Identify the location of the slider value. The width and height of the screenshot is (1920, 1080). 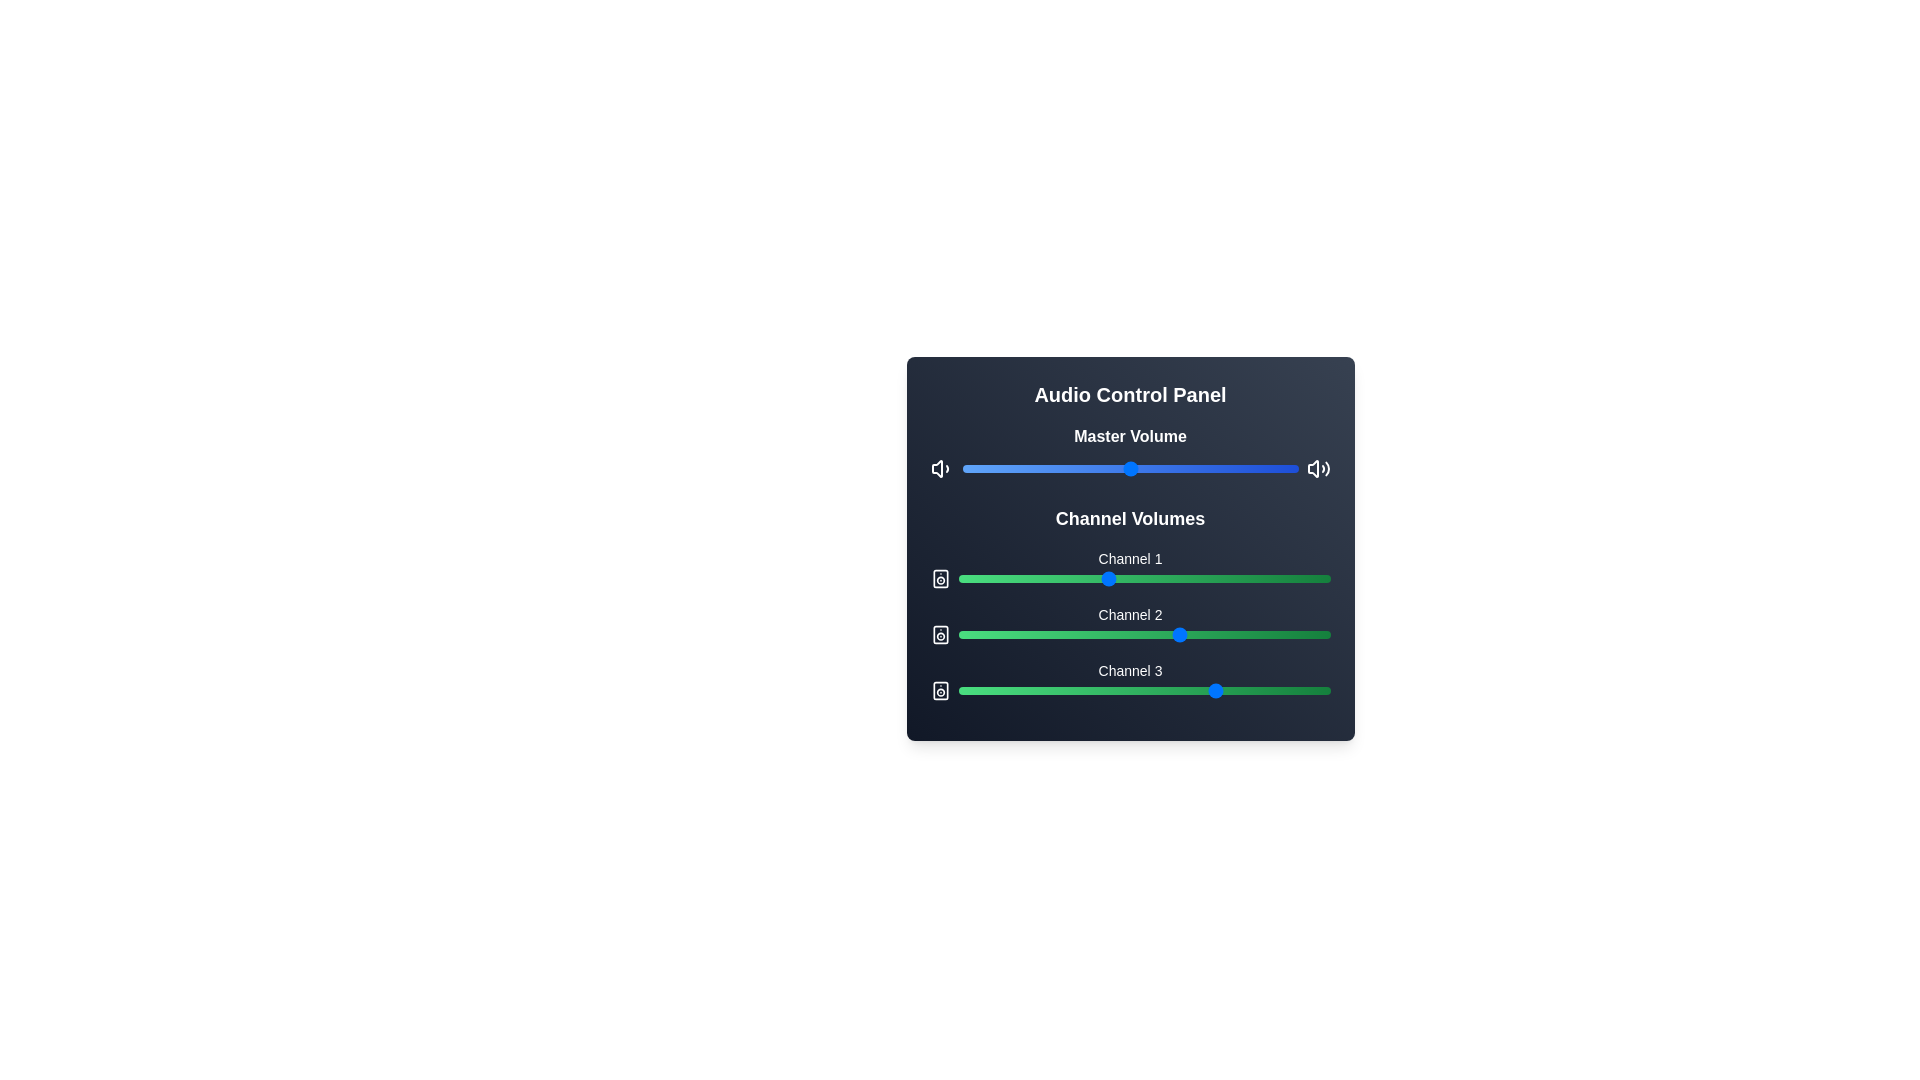
(1057, 578).